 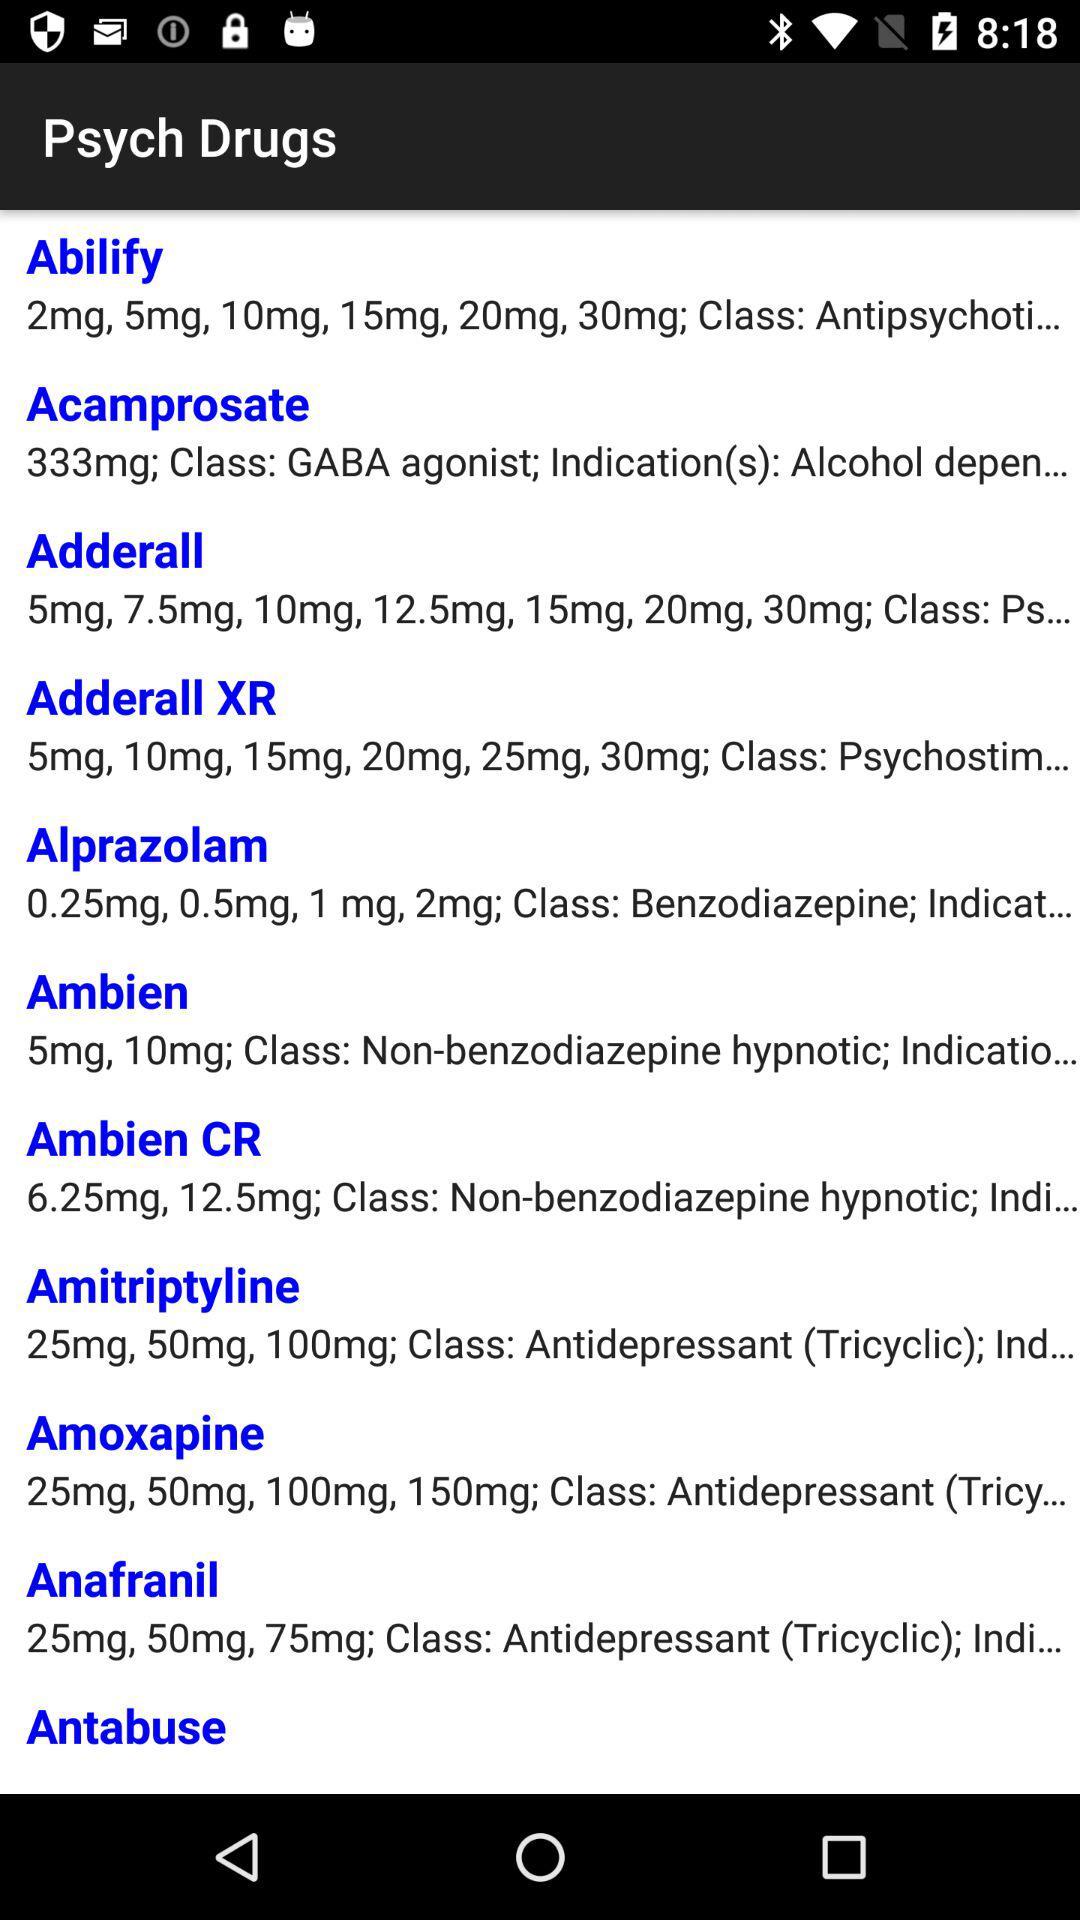 What do you see at coordinates (167, 401) in the screenshot?
I see `app above the 333mg class gaba` at bounding box center [167, 401].